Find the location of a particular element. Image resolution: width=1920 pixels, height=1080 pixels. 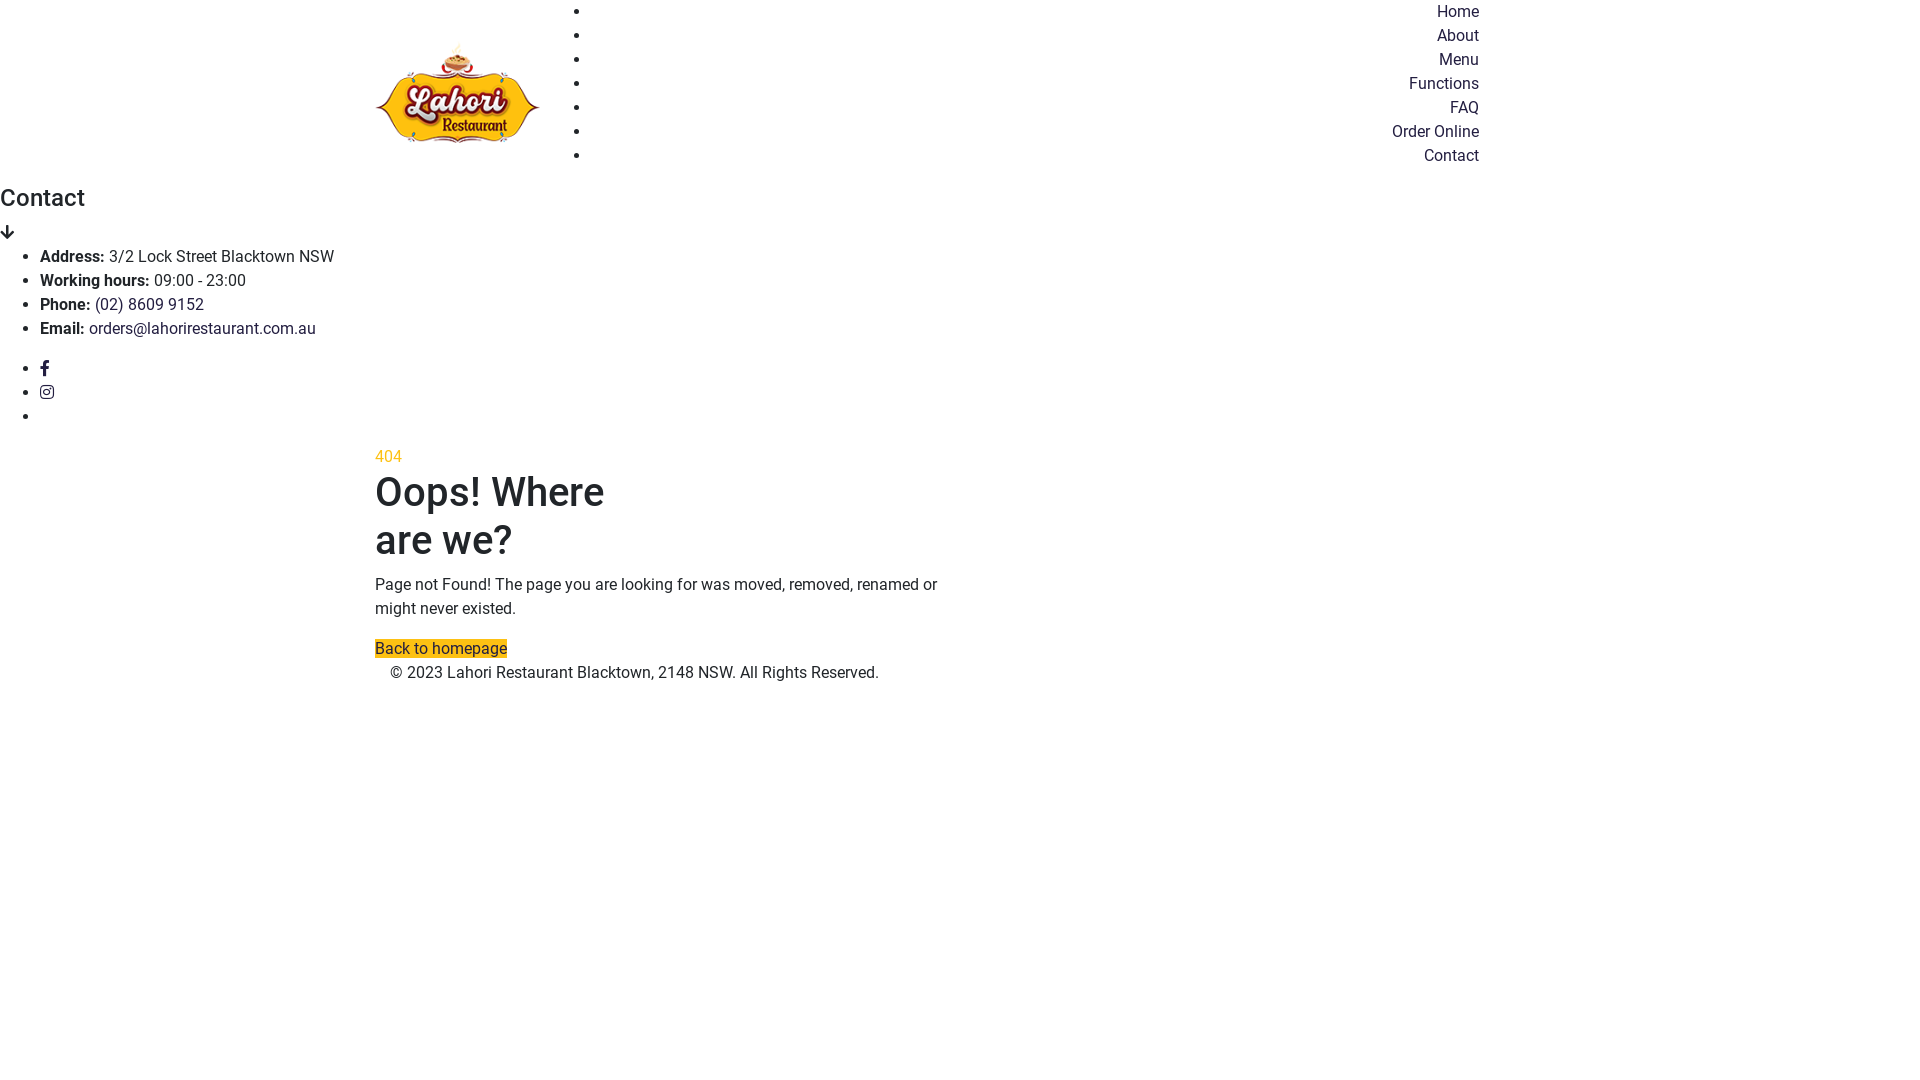

'Order Online' is located at coordinates (1434, 131).